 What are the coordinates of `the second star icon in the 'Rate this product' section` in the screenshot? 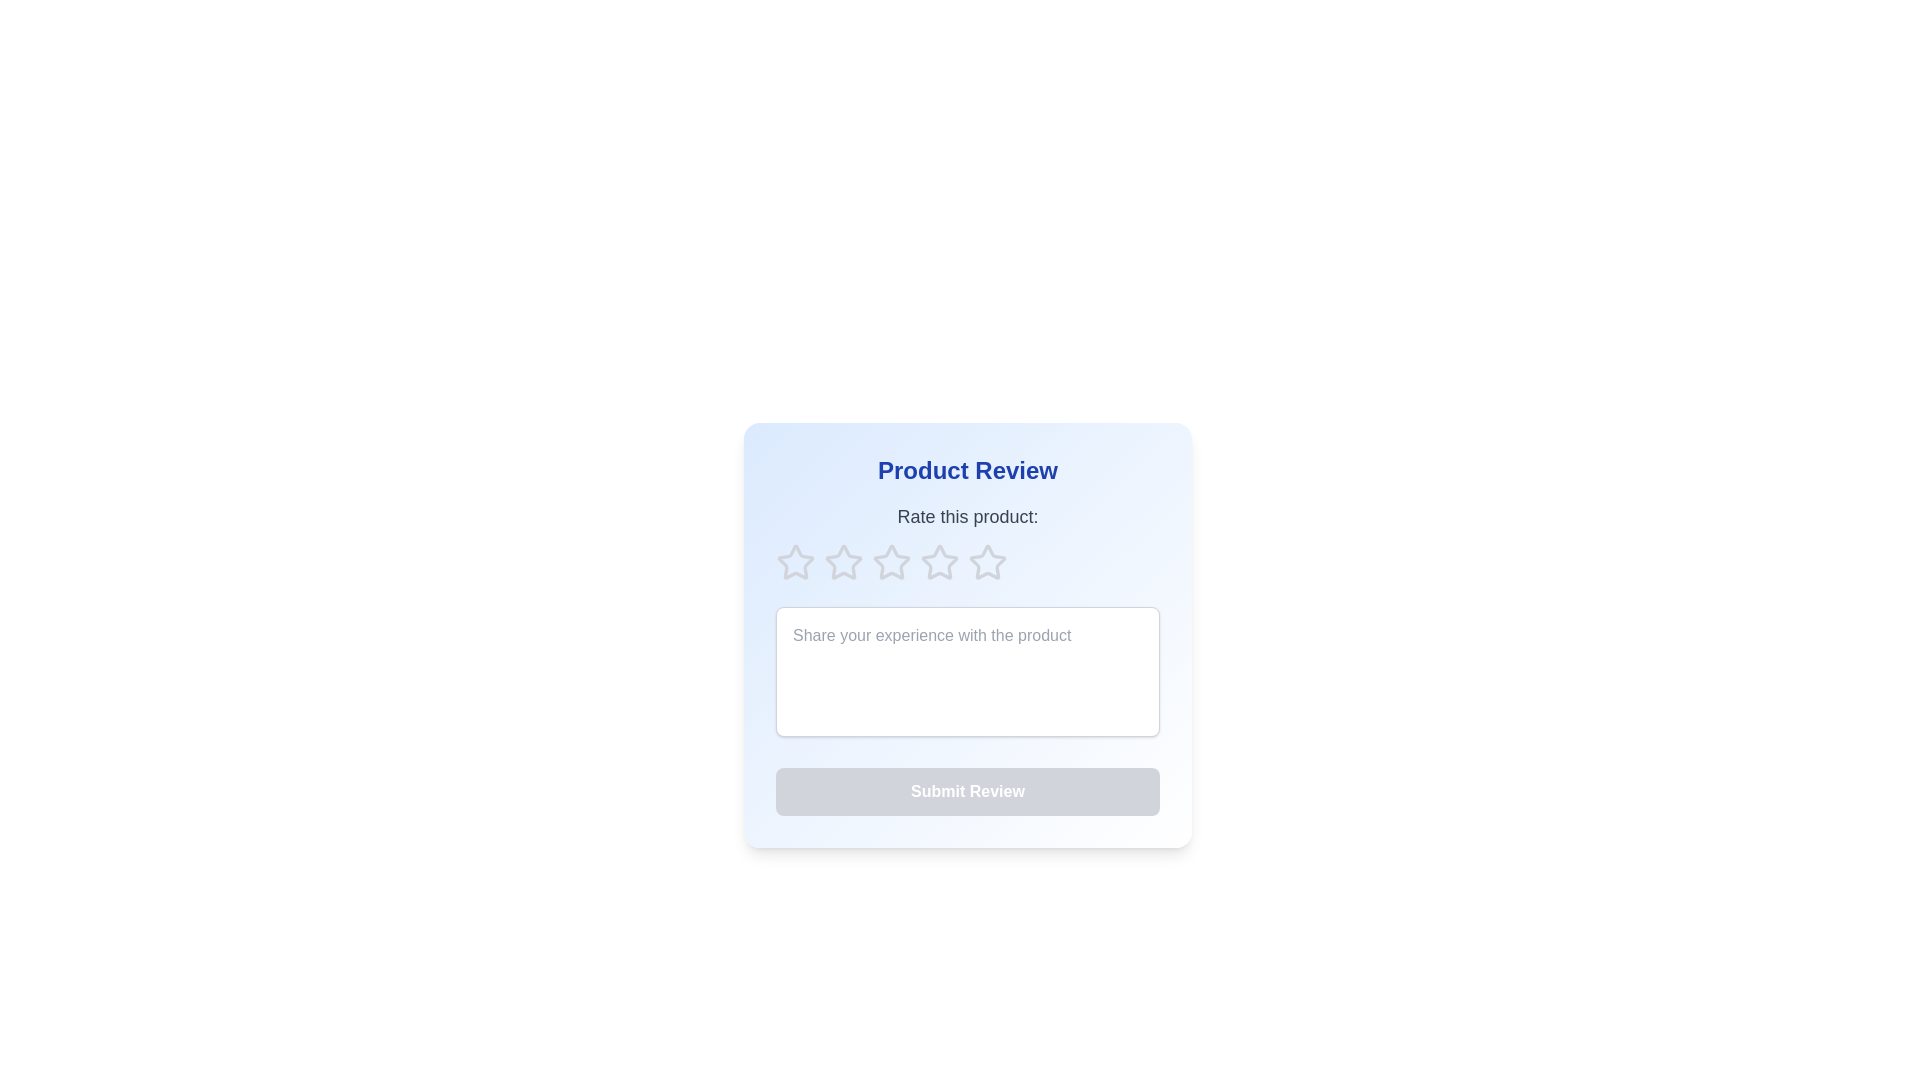 It's located at (891, 562).